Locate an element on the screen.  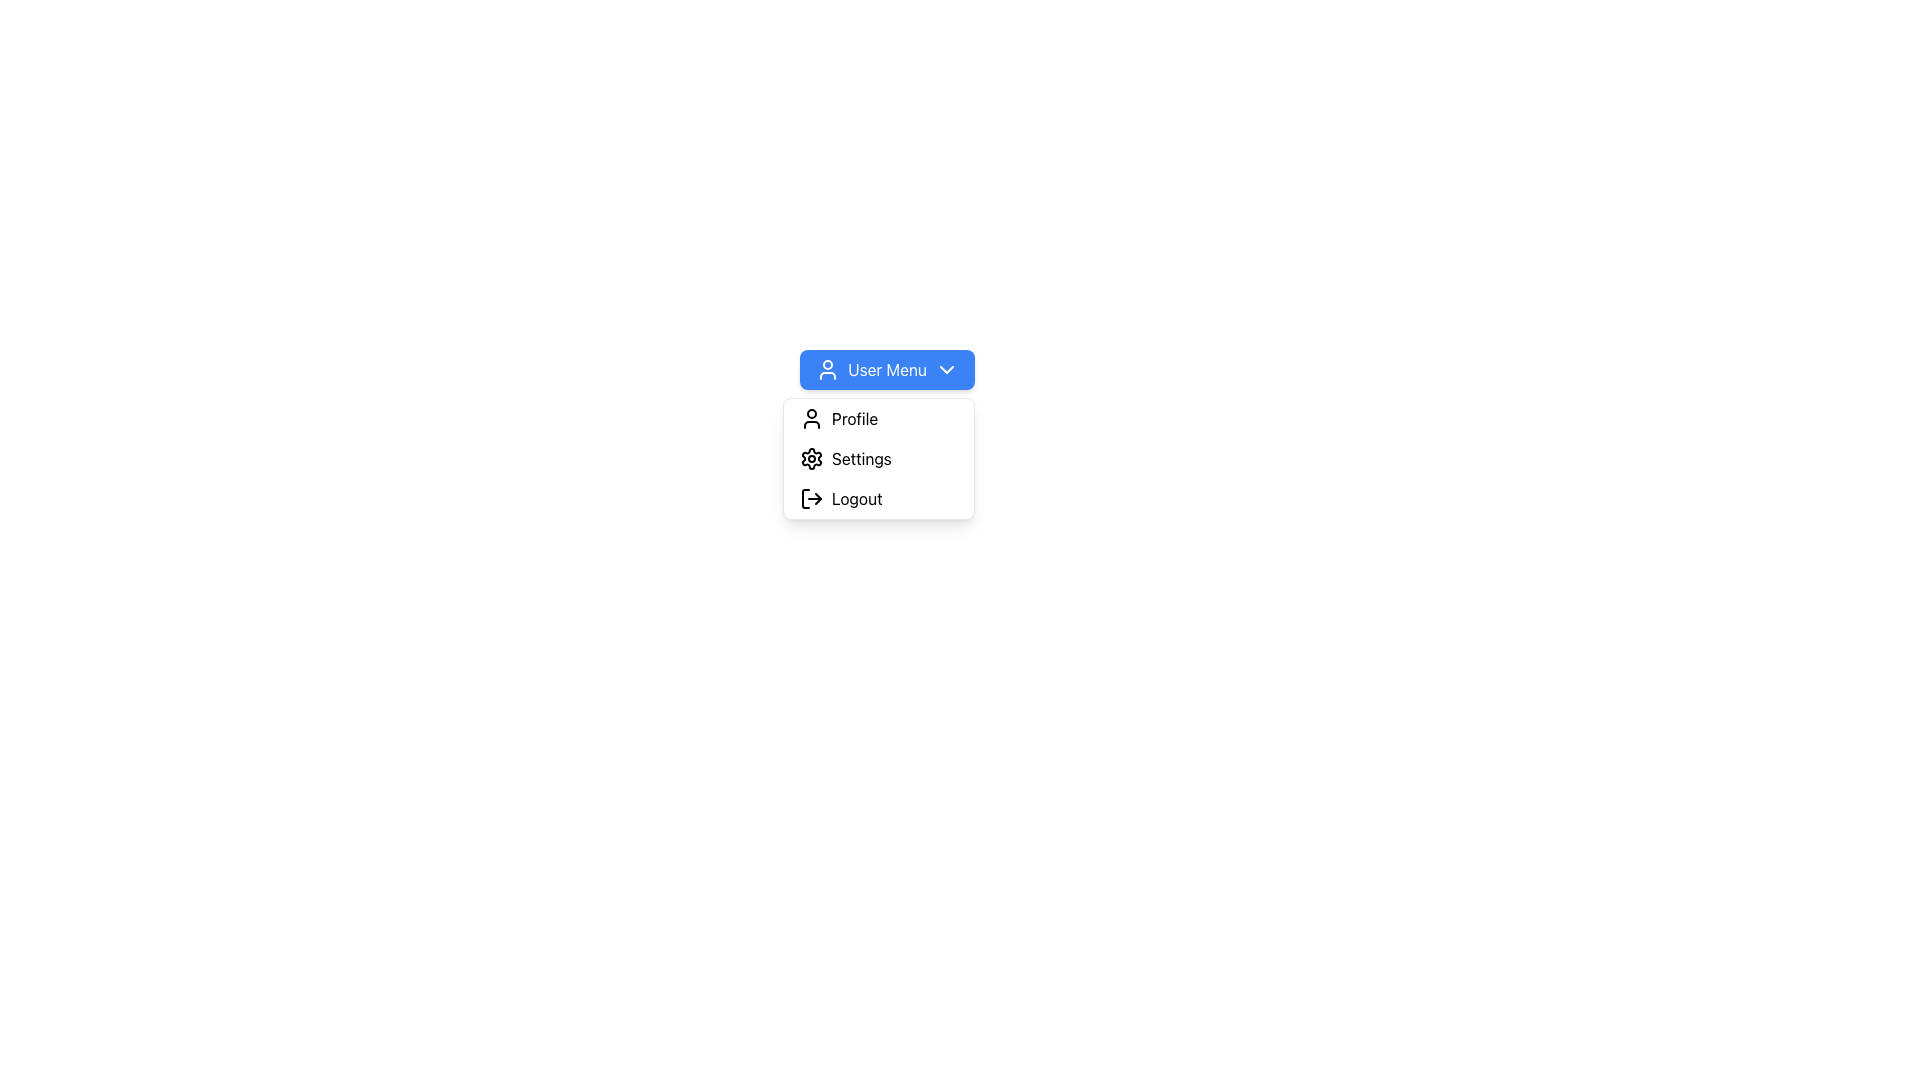
the log-out icon, which is an arrow pointing out of a rectangle, located to the left of the 'Logout' text in the third row of the dropdown menu under 'User Menu' is located at coordinates (811, 497).